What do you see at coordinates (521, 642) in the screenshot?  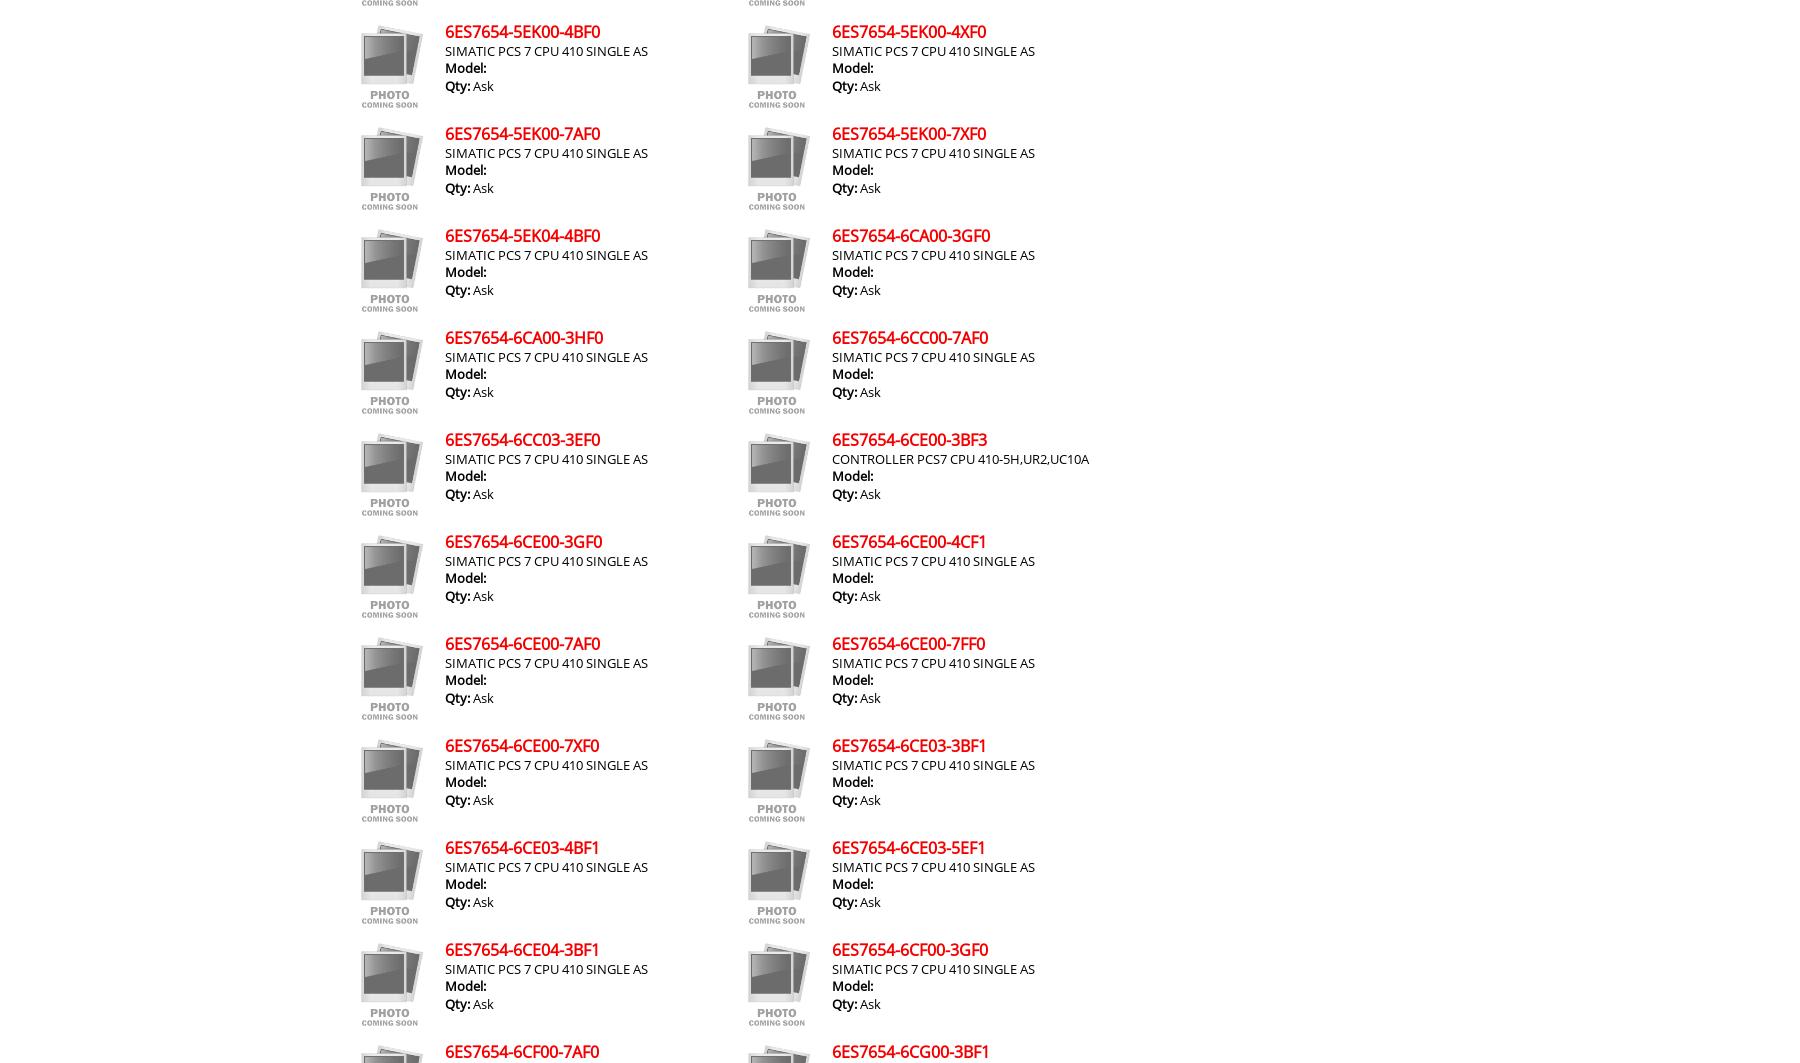 I see `'6ES7654-6CE00-7AF0'` at bounding box center [521, 642].